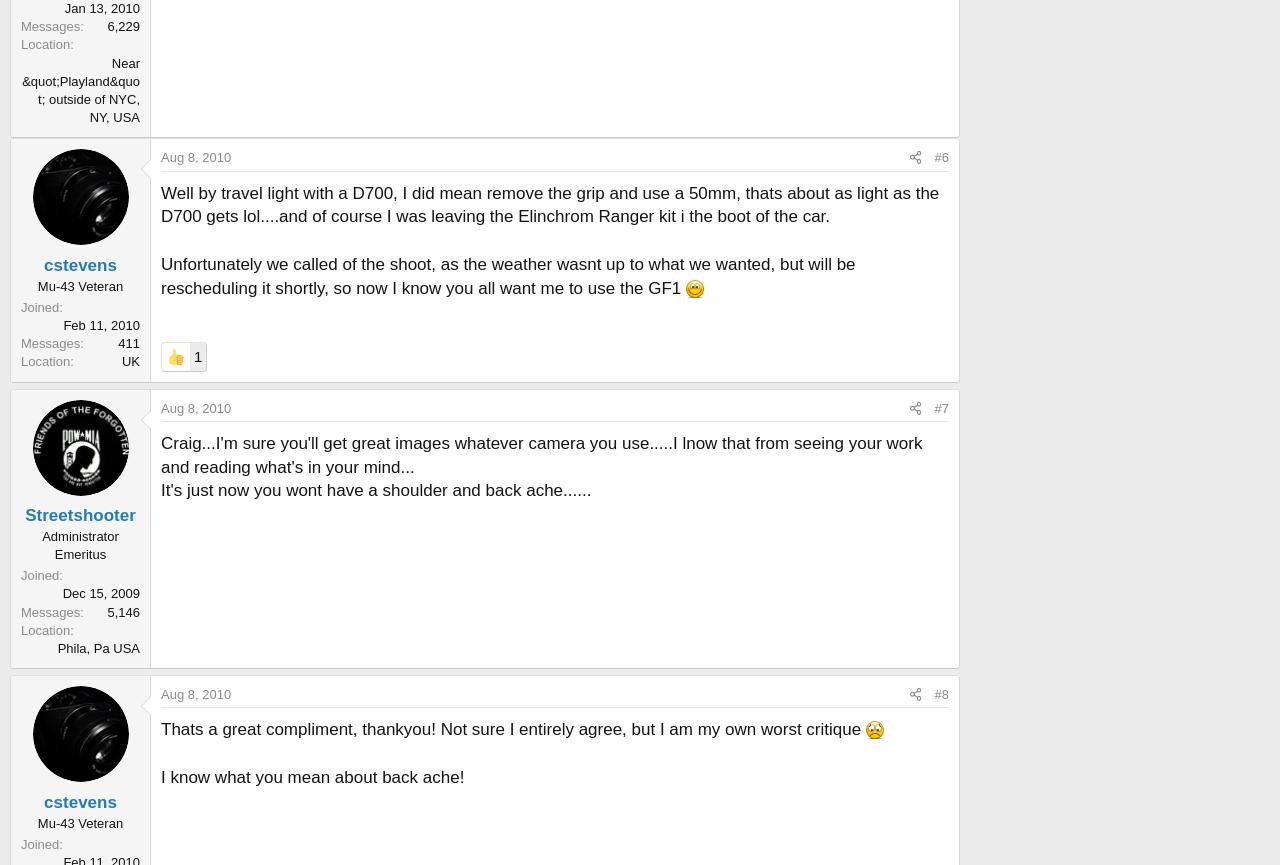 This screenshot has height=865, width=1280. What do you see at coordinates (80, 544) in the screenshot?
I see `'Administrator Emeritus'` at bounding box center [80, 544].